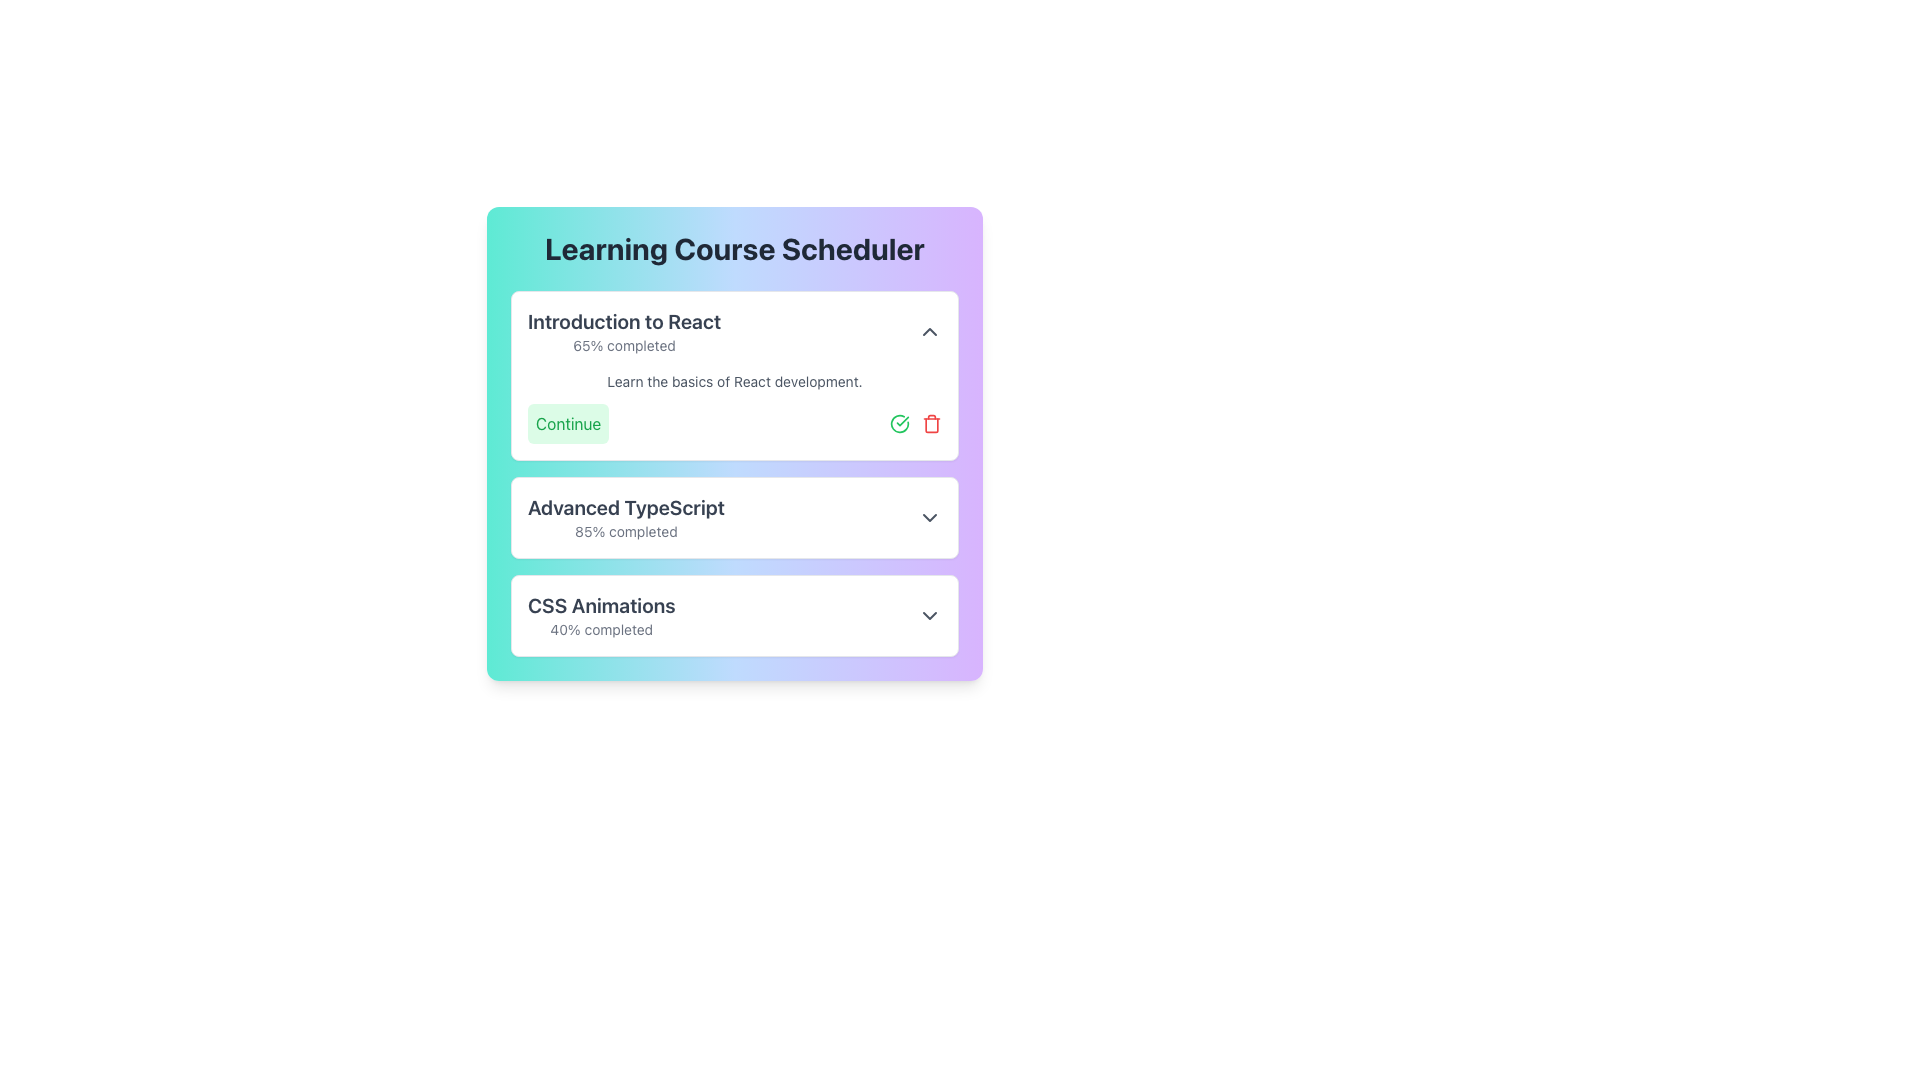 This screenshot has height=1080, width=1920. I want to click on the Chevron Icon (Dropdown Toggle) located on the far right side of the 'Advanced TypeScript 85% completed' row, so click(929, 516).